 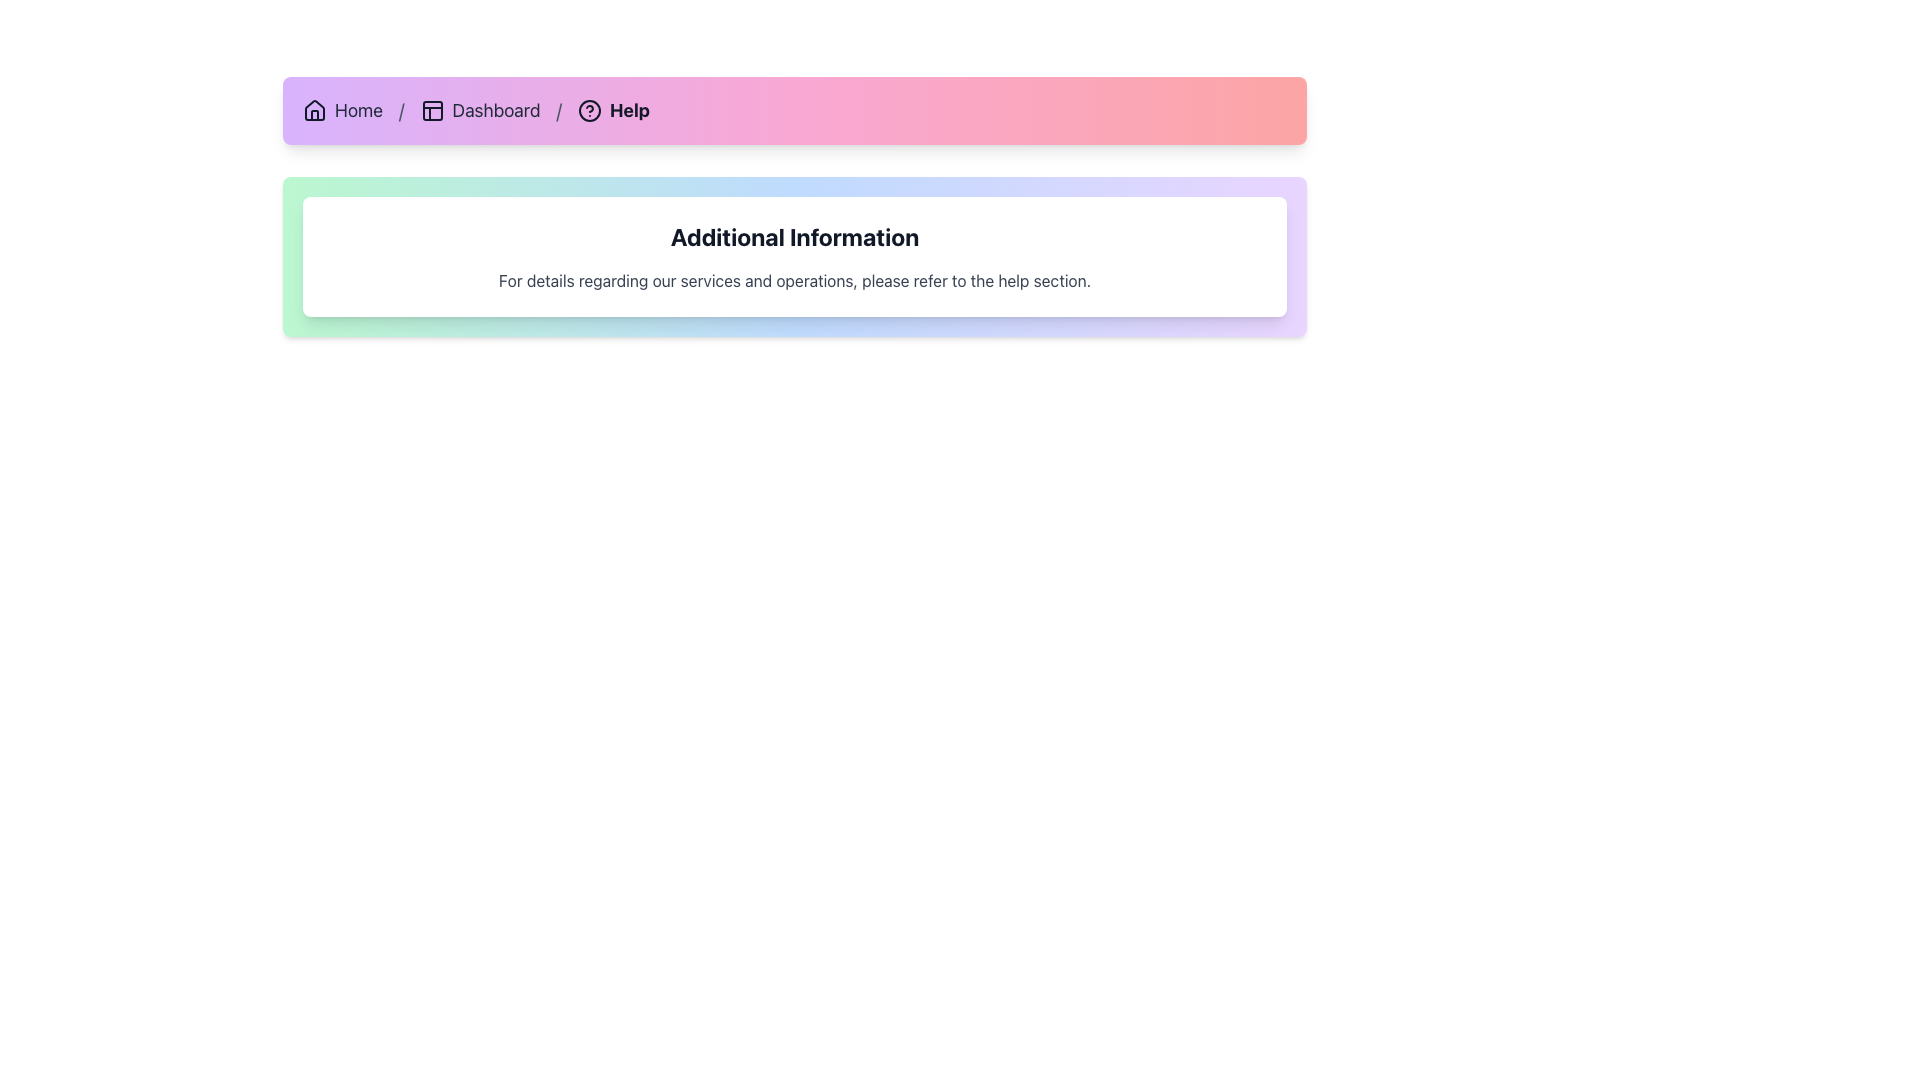 What do you see at coordinates (613, 111) in the screenshot?
I see `the 'Help' breadcrumb navigation item, which is the third item in the breadcrumb bar` at bounding box center [613, 111].